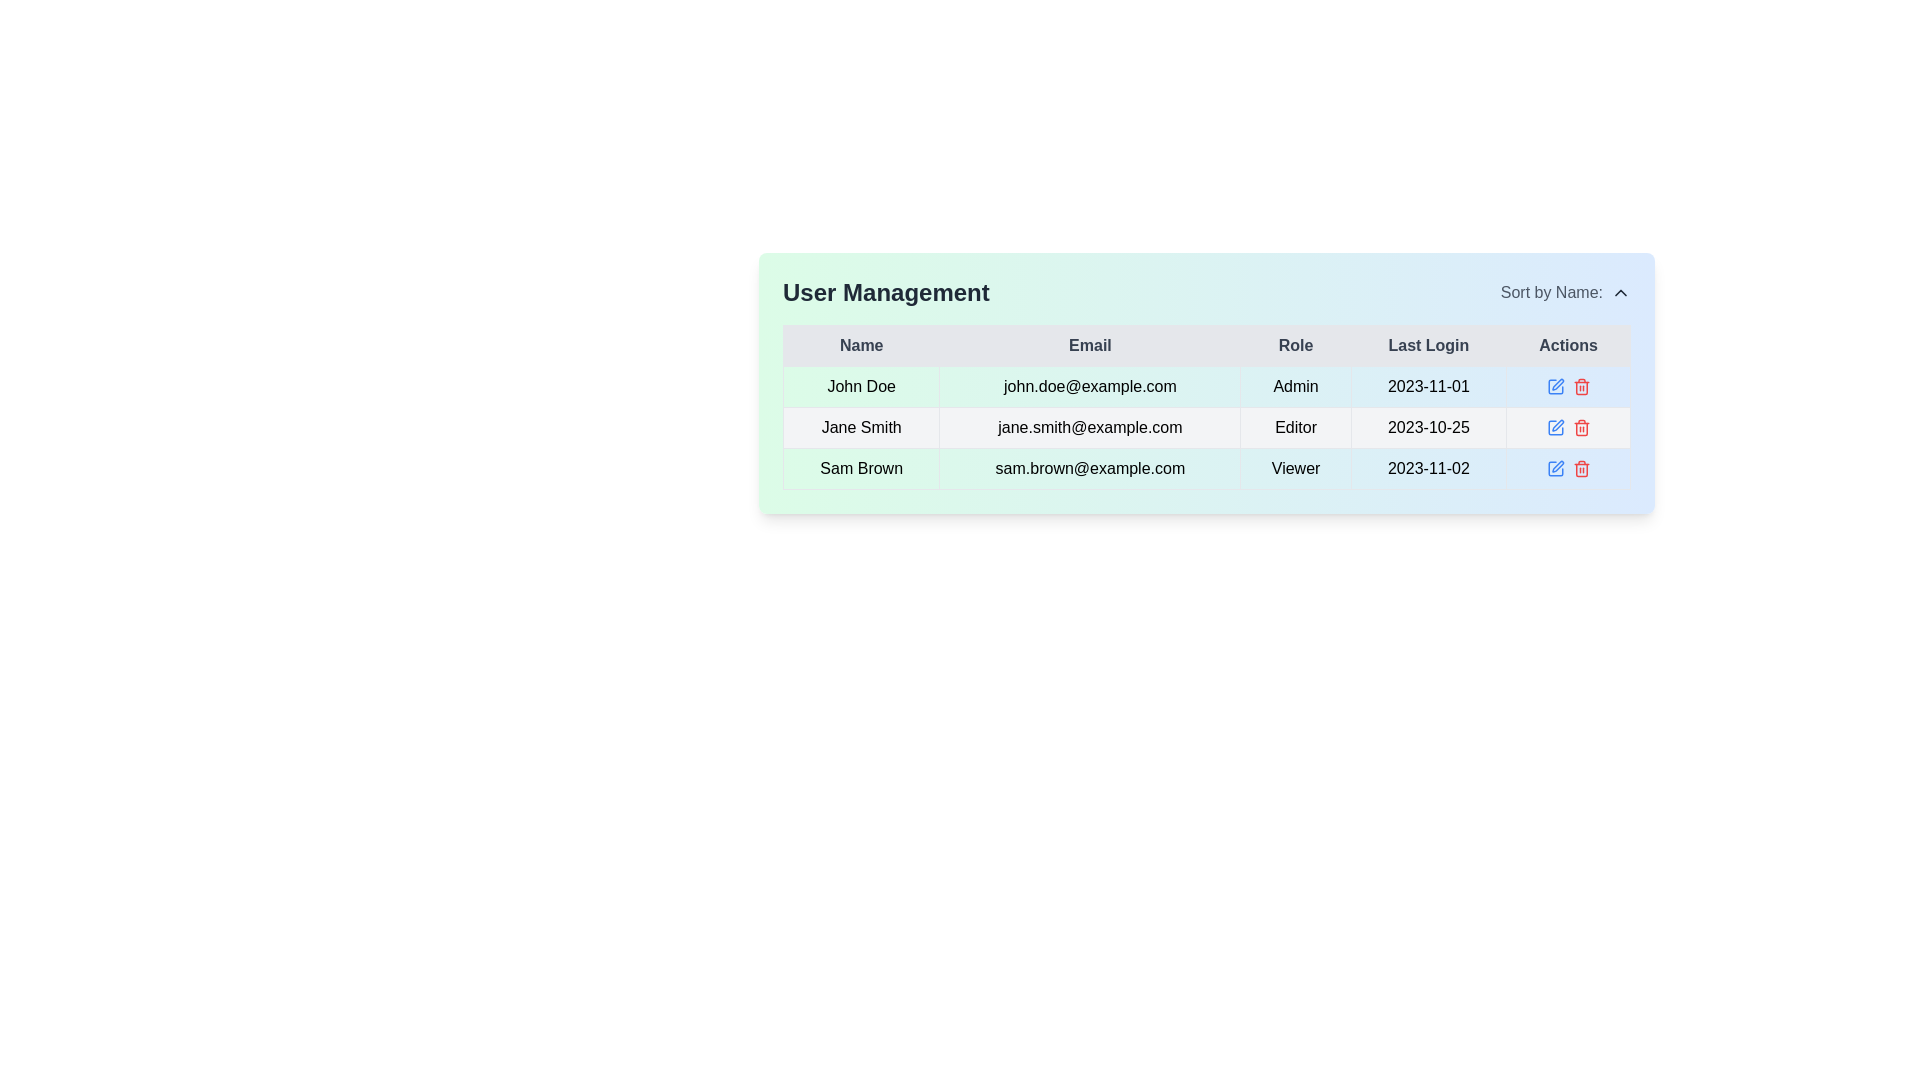 This screenshot has height=1080, width=1920. I want to click on the second row in the User Management table, which contains user details and actions to edit or delete, so click(1205, 427).